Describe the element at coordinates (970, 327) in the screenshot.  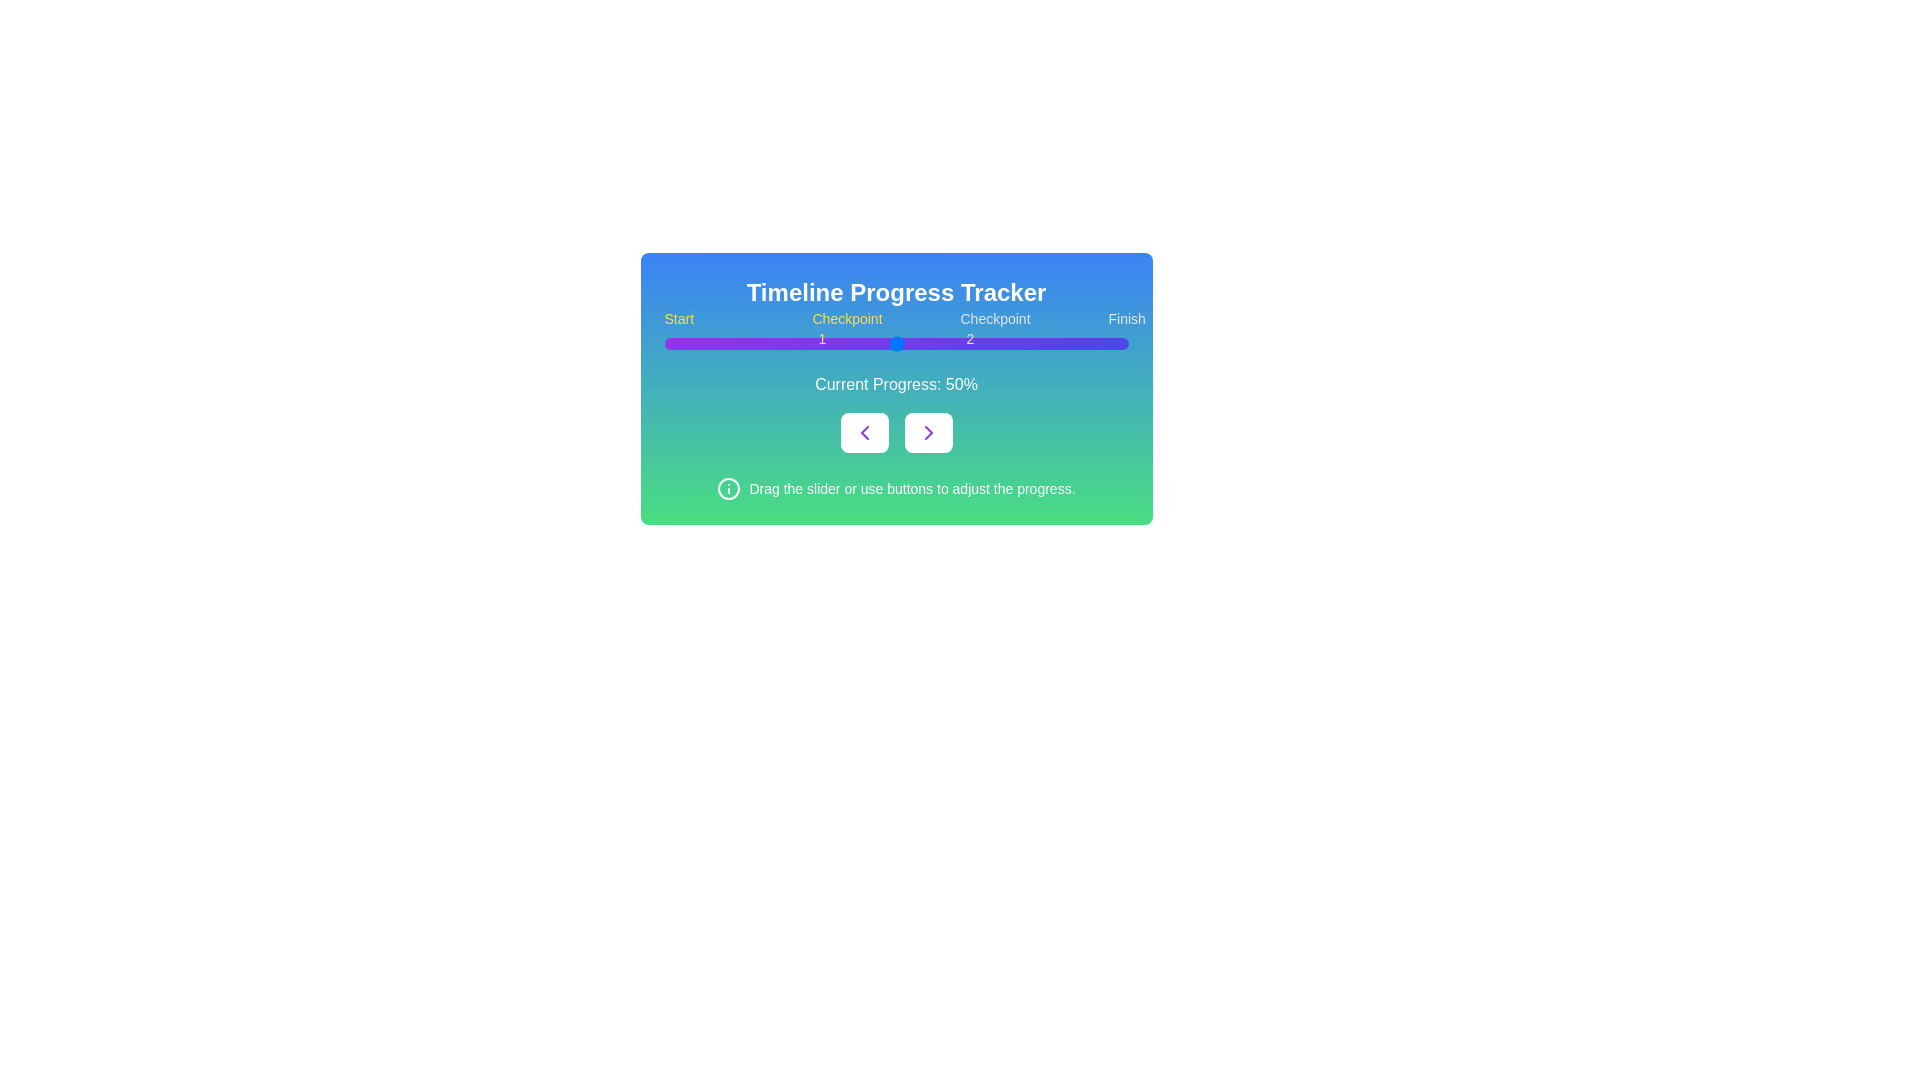
I see `the text label 'Checkpoint 2', which is the third label below the progress bar, styled in gray and bold` at that location.